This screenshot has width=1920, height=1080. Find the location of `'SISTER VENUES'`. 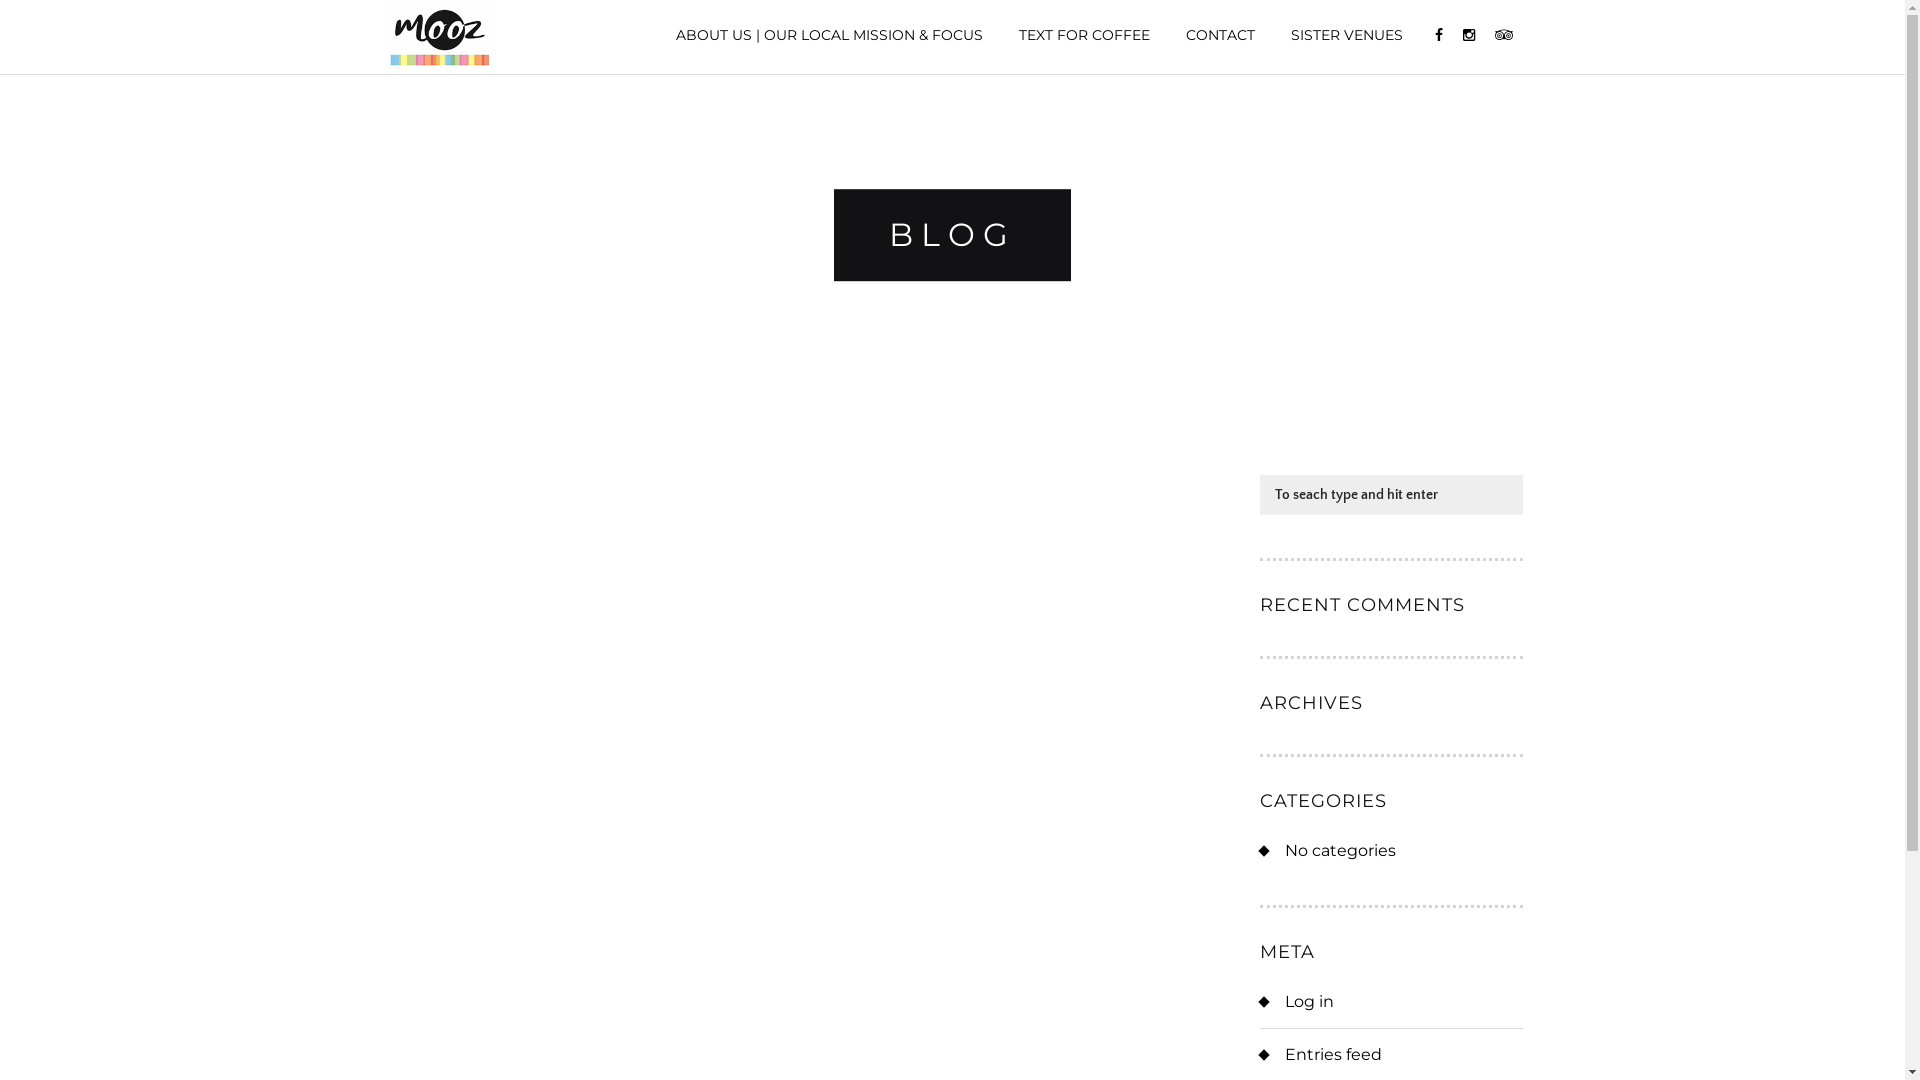

'SISTER VENUES' is located at coordinates (1345, 34).